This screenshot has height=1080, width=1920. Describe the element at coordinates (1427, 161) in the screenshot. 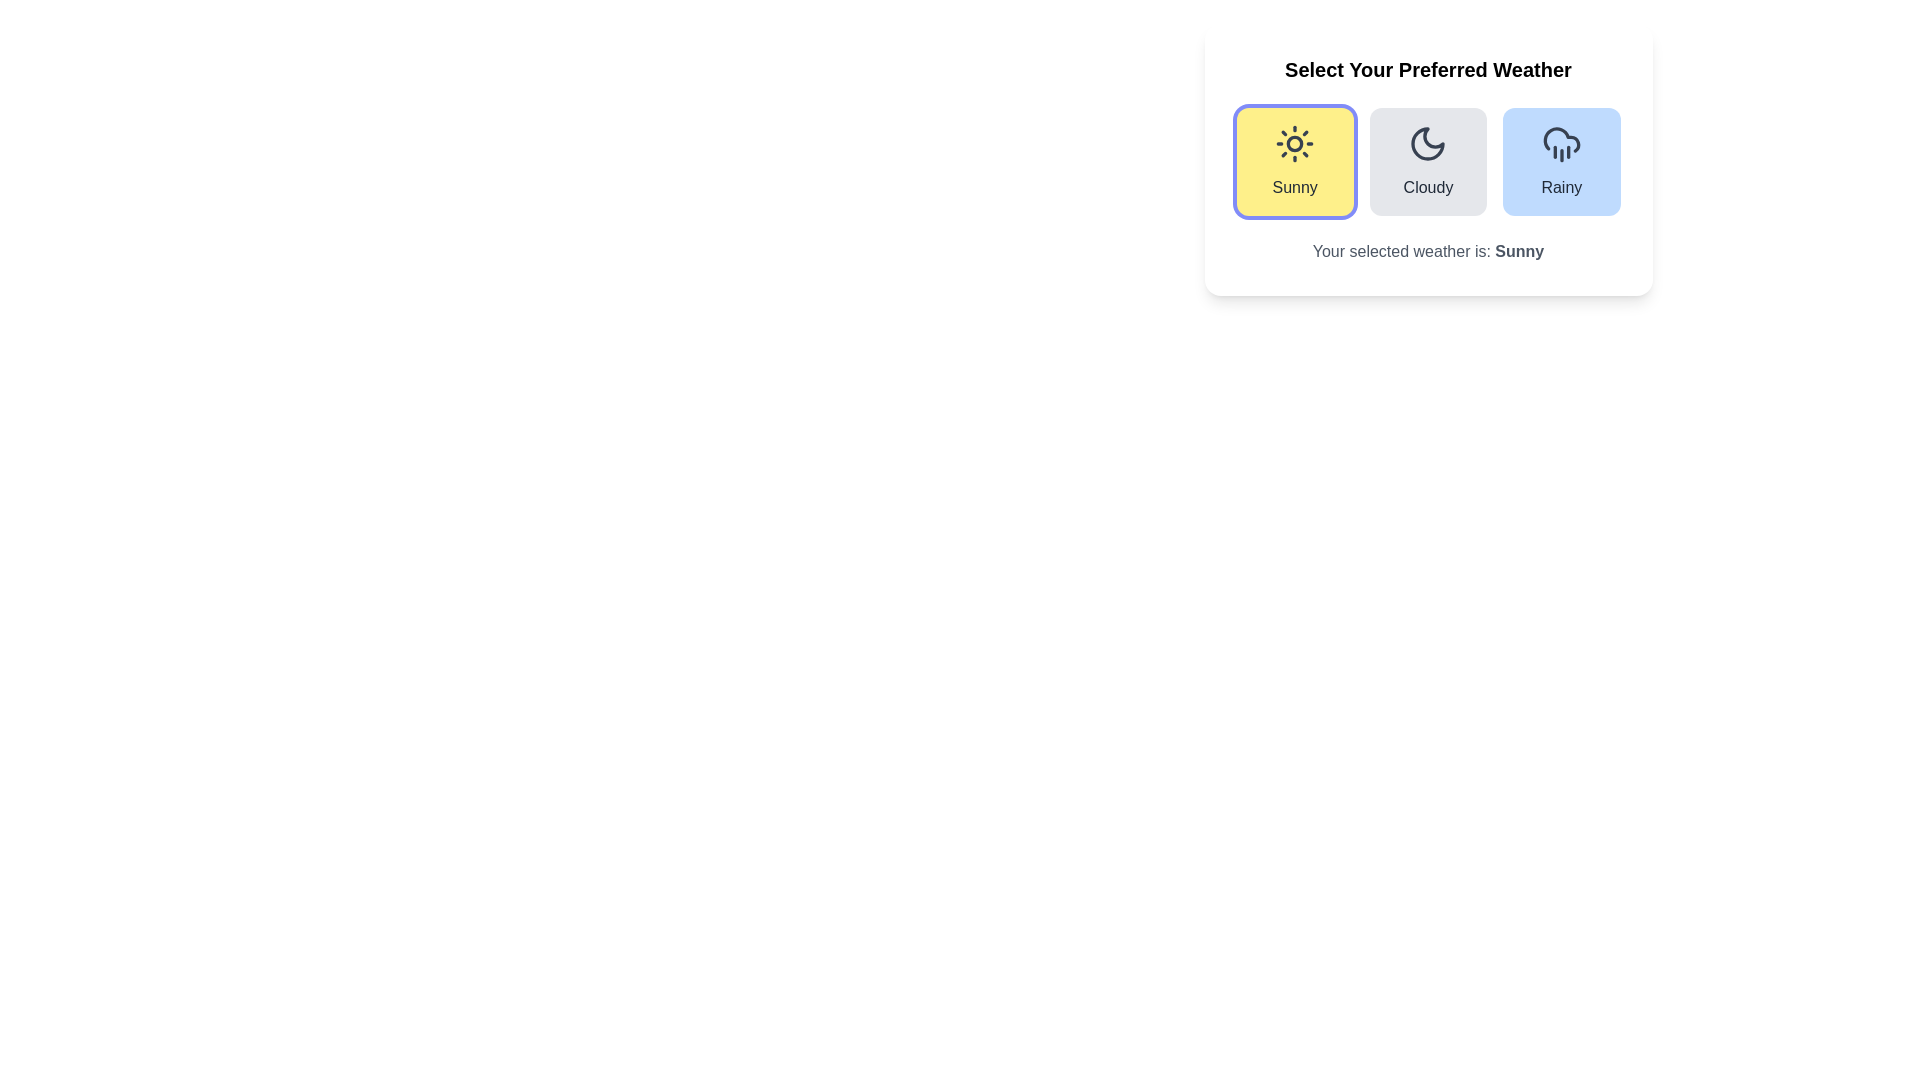

I see `the selectable weather condition card in the grid layout positioned under the title 'Select Your Preferred Weather' to trigger the visual hover effect` at that location.